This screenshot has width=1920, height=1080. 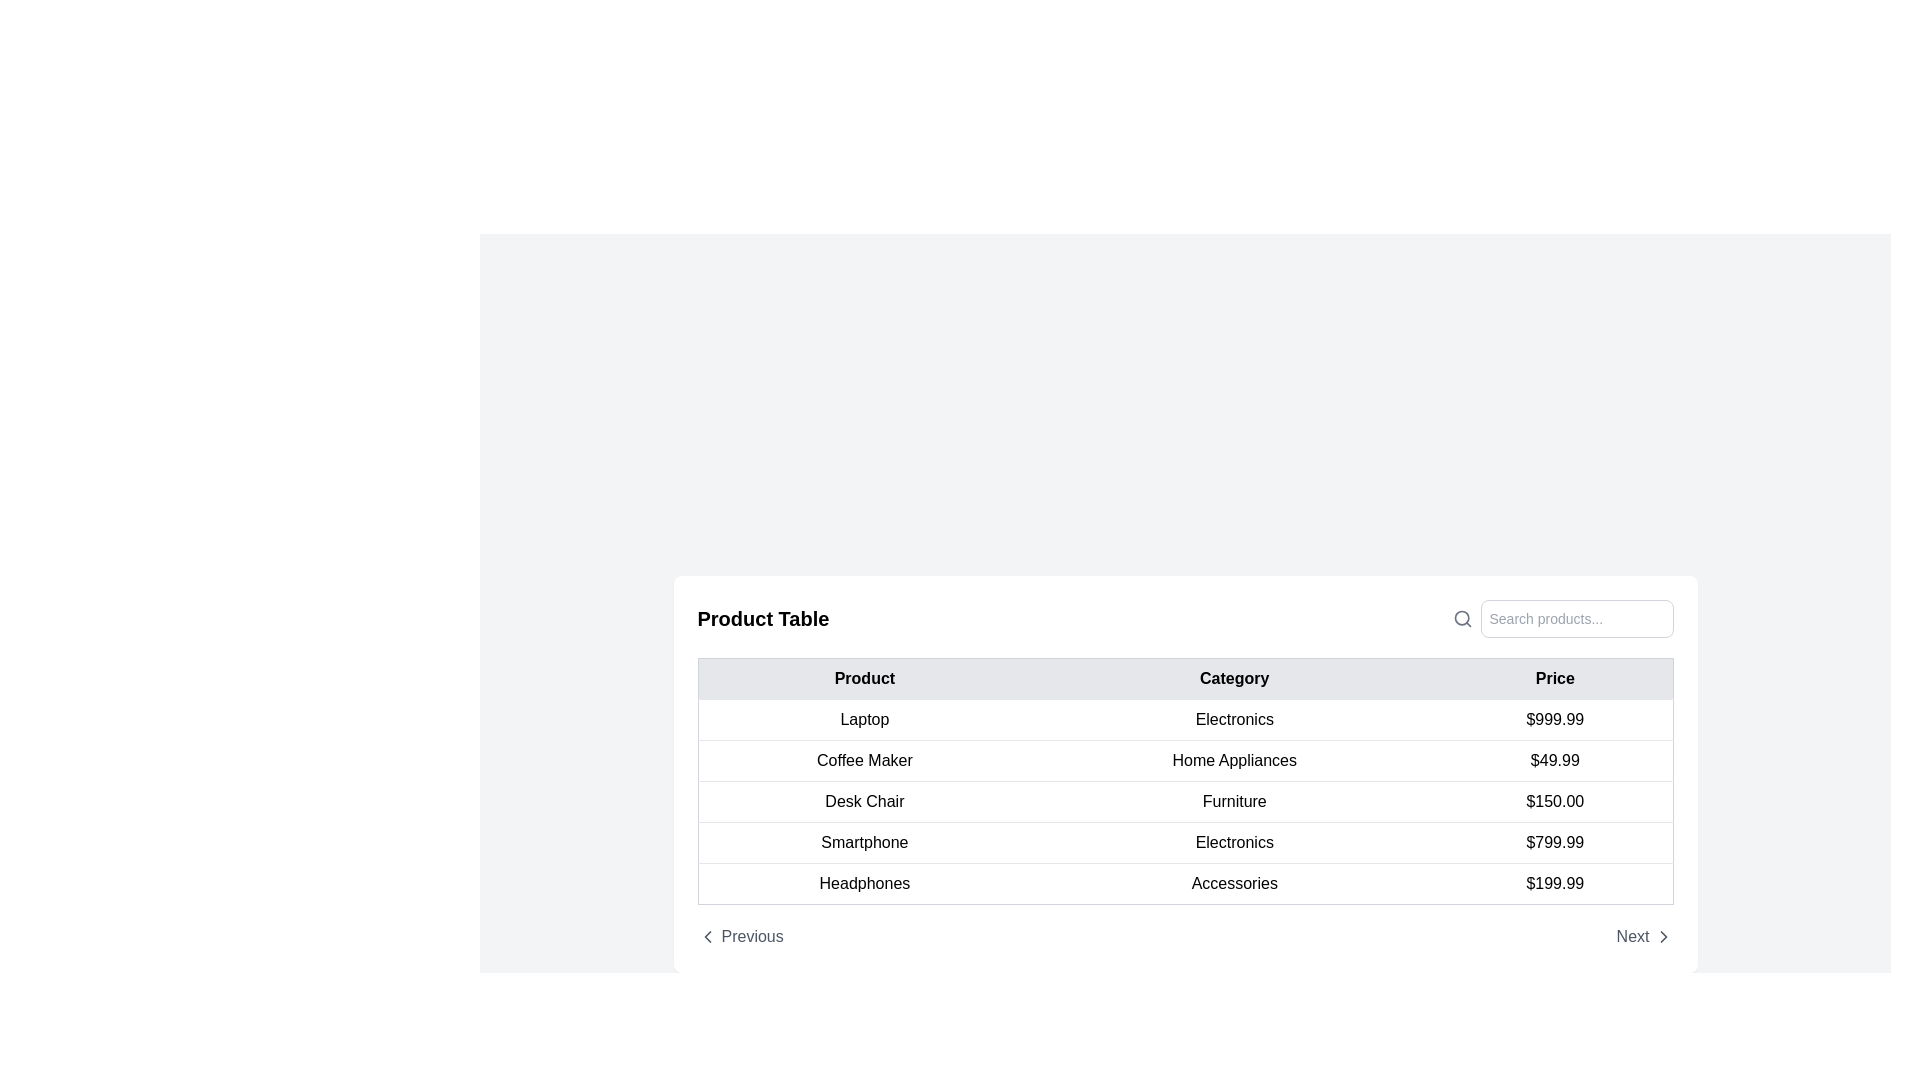 What do you see at coordinates (864, 882) in the screenshot?
I see `the text label displaying 'Headphones' located in the last row of the 'Product' column in the table` at bounding box center [864, 882].